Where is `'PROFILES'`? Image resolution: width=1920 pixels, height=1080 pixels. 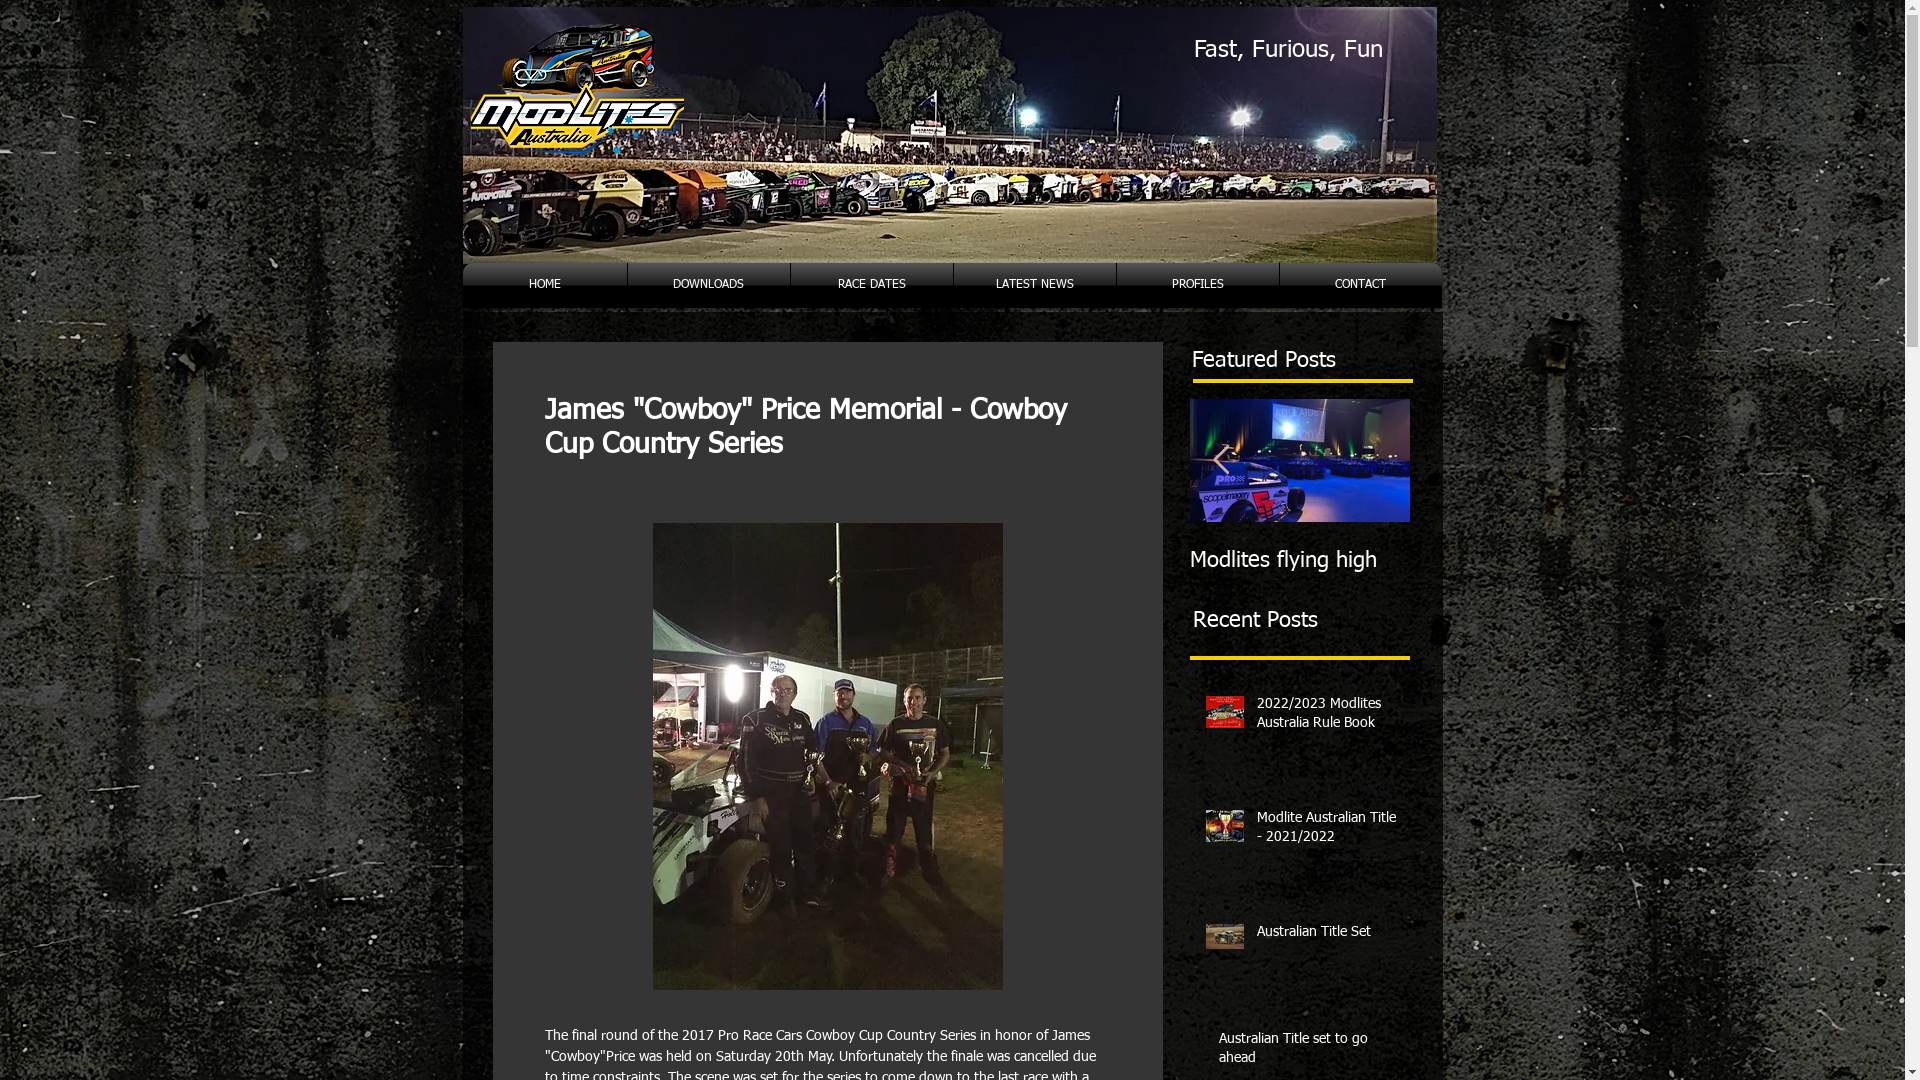 'PROFILES' is located at coordinates (1115, 285).